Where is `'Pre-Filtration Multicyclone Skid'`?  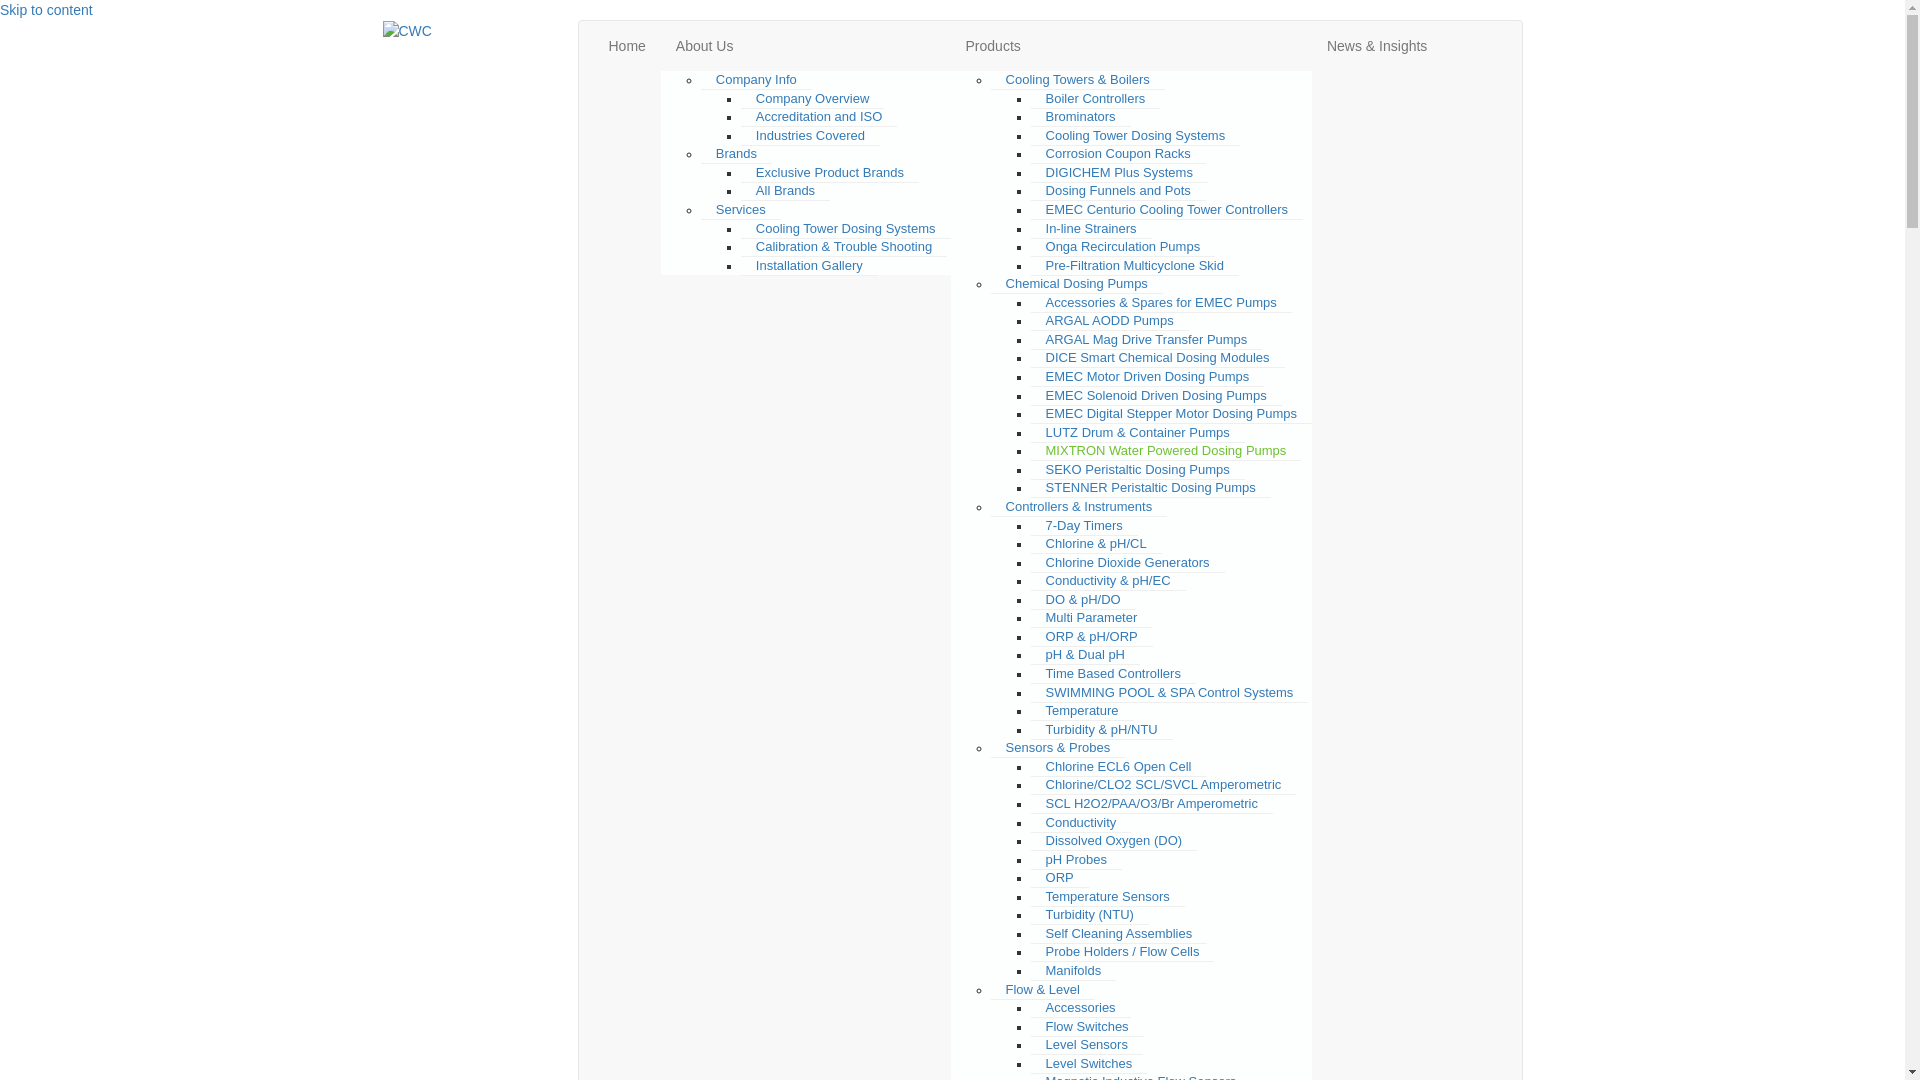 'Pre-Filtration Multicyclone Skid' is located at coordinates (1134, 265).